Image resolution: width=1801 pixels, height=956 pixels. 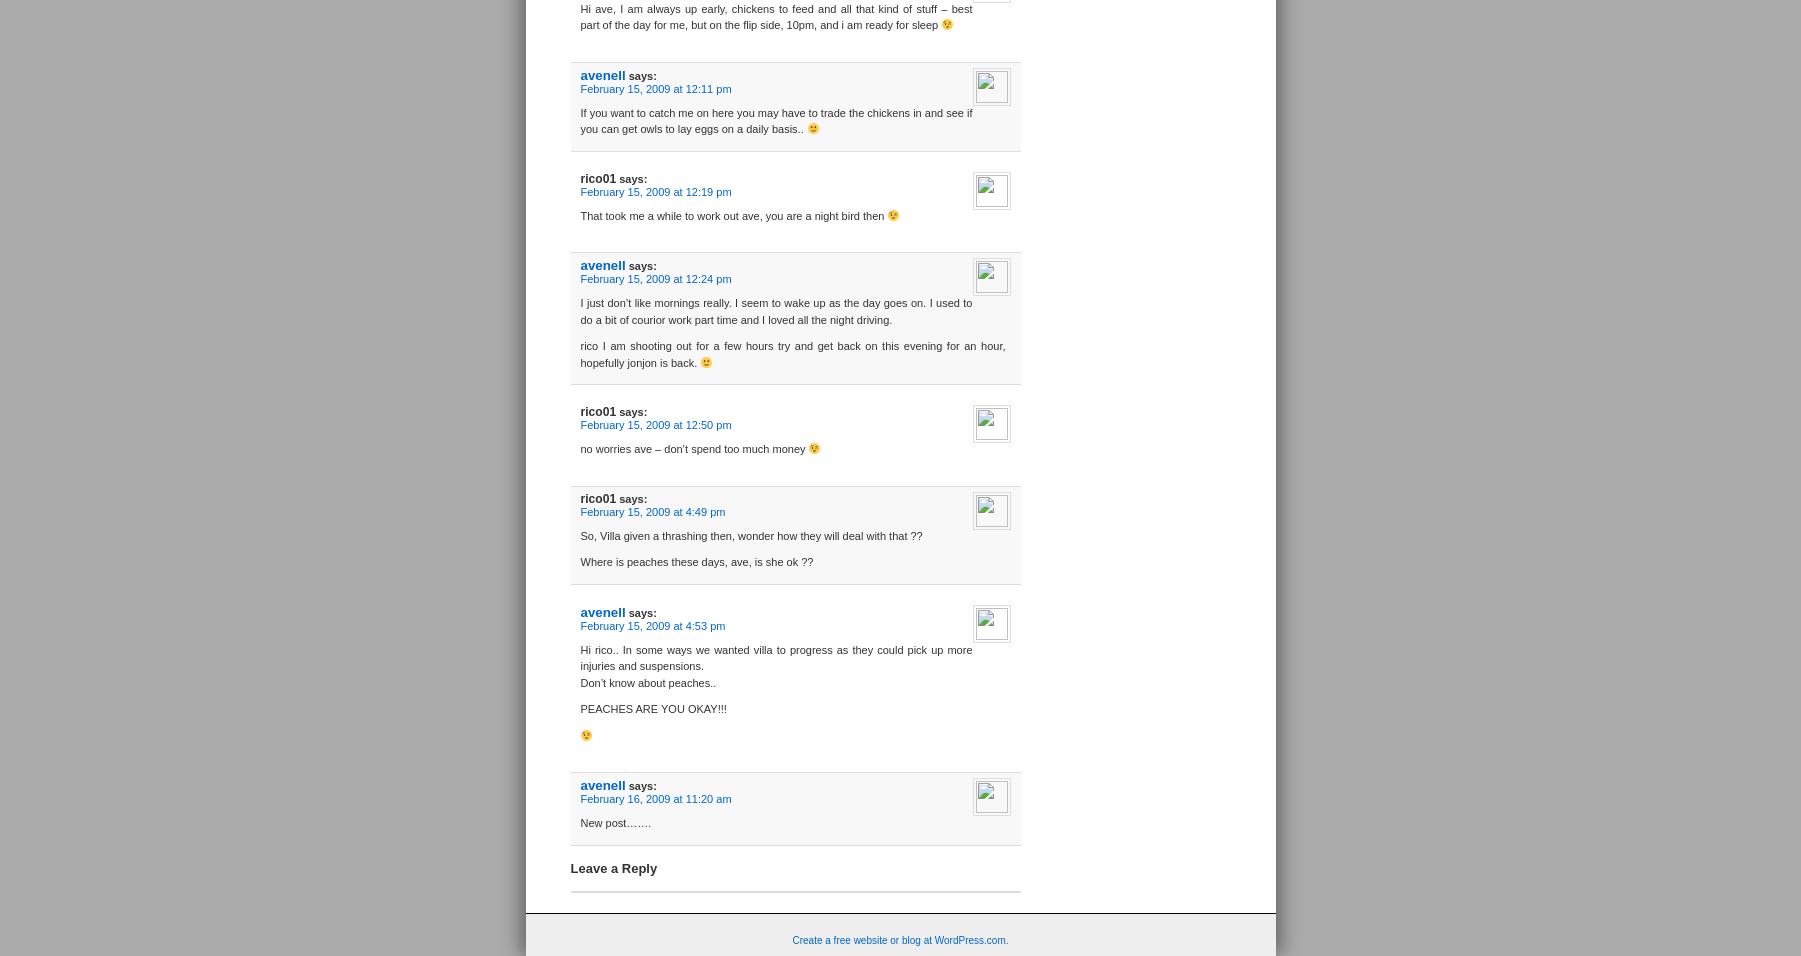 I want to click on 'Create a free website or blog at WordPress.com.', so click(x=898, y=939).